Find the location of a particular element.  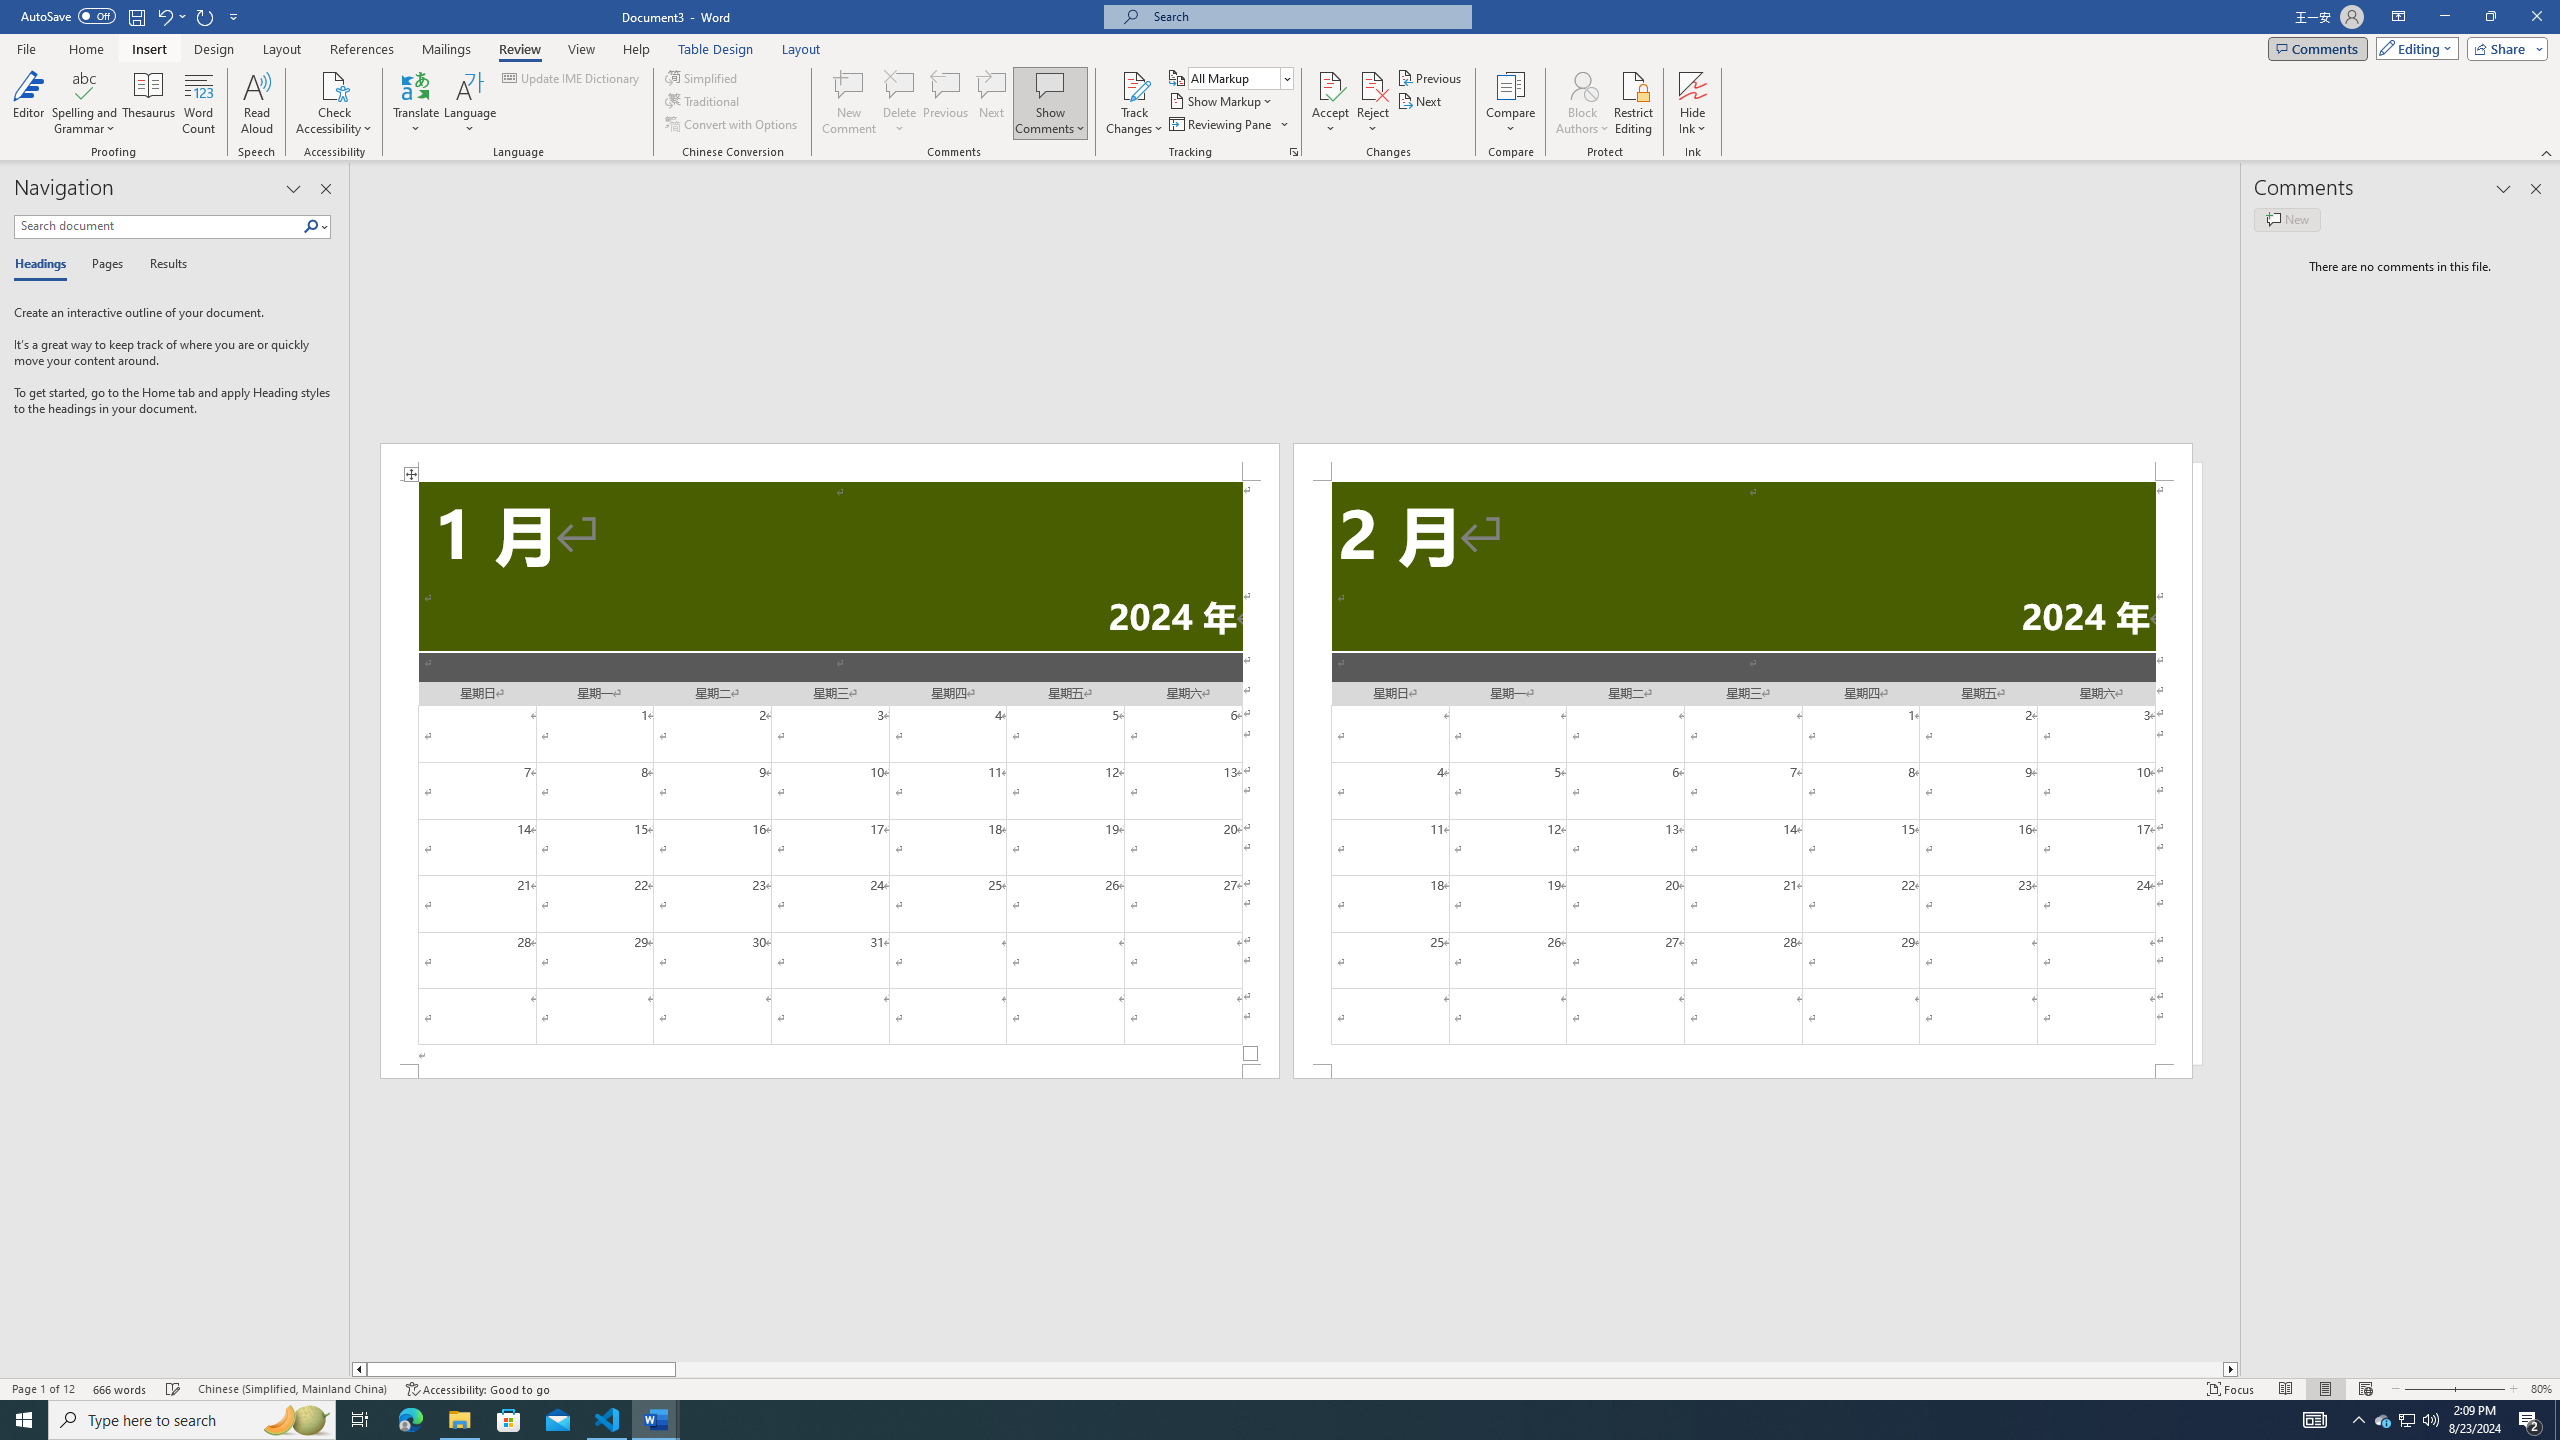

'Block Authors' is located at coordinates (1582, 84).